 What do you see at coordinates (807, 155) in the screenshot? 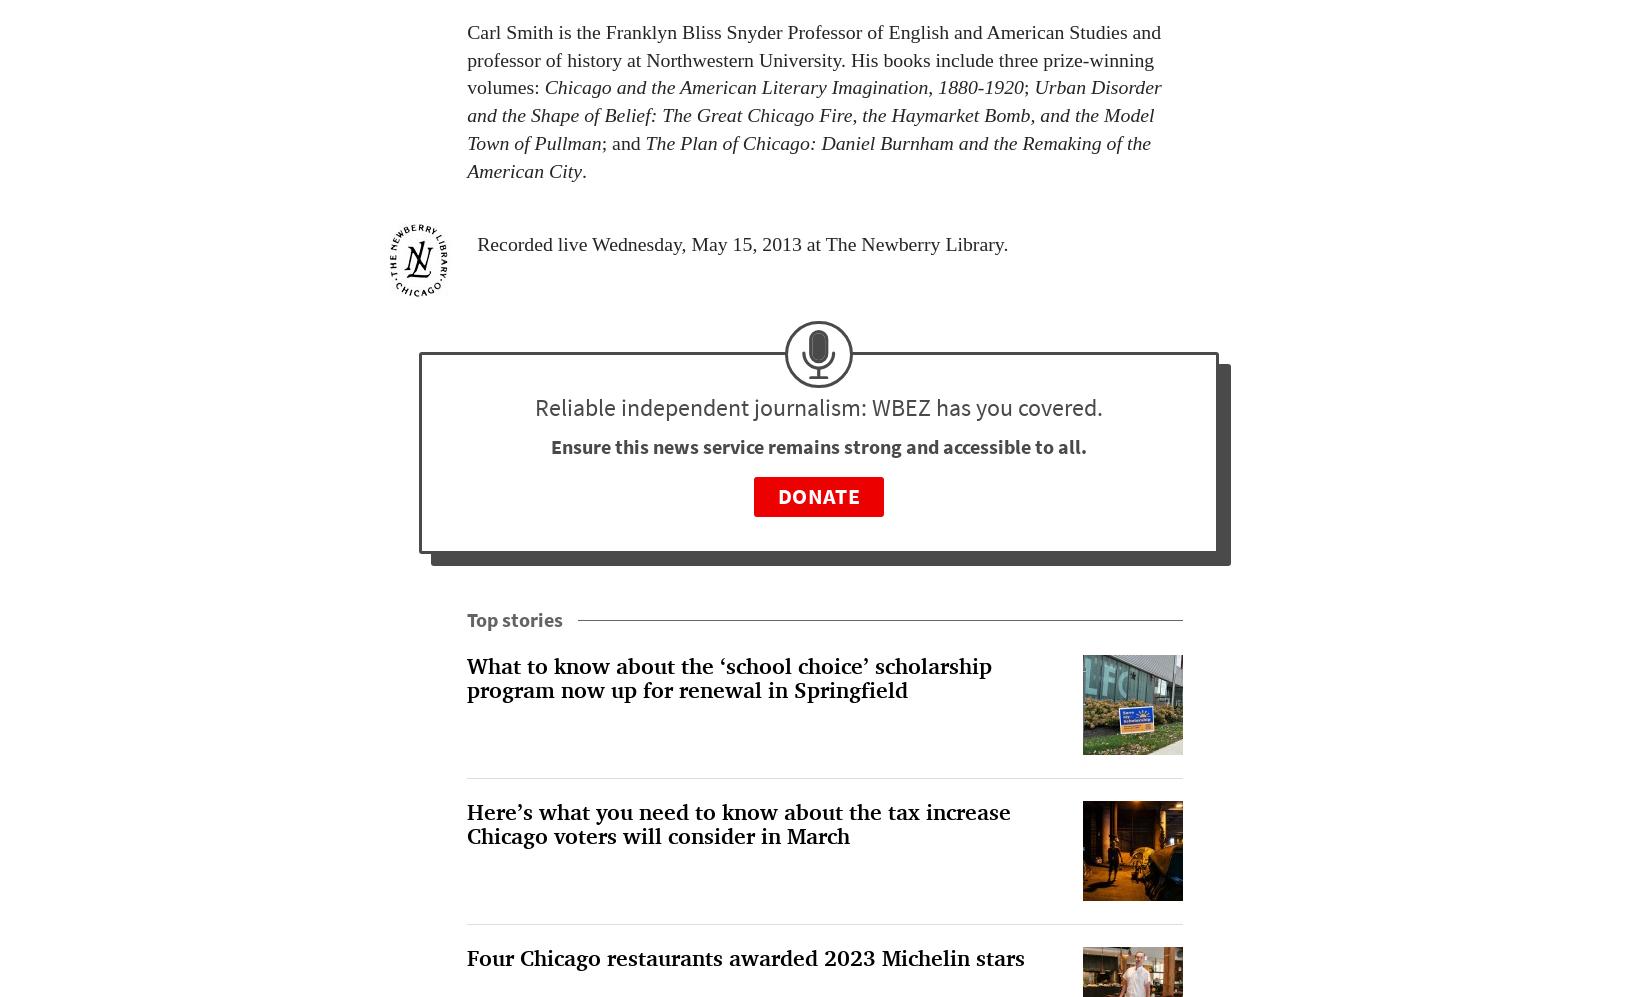
I see `'The Plan of Chicago: Daniel Burnham and the Remaking of the American City'` at bounding box center [807, 155].